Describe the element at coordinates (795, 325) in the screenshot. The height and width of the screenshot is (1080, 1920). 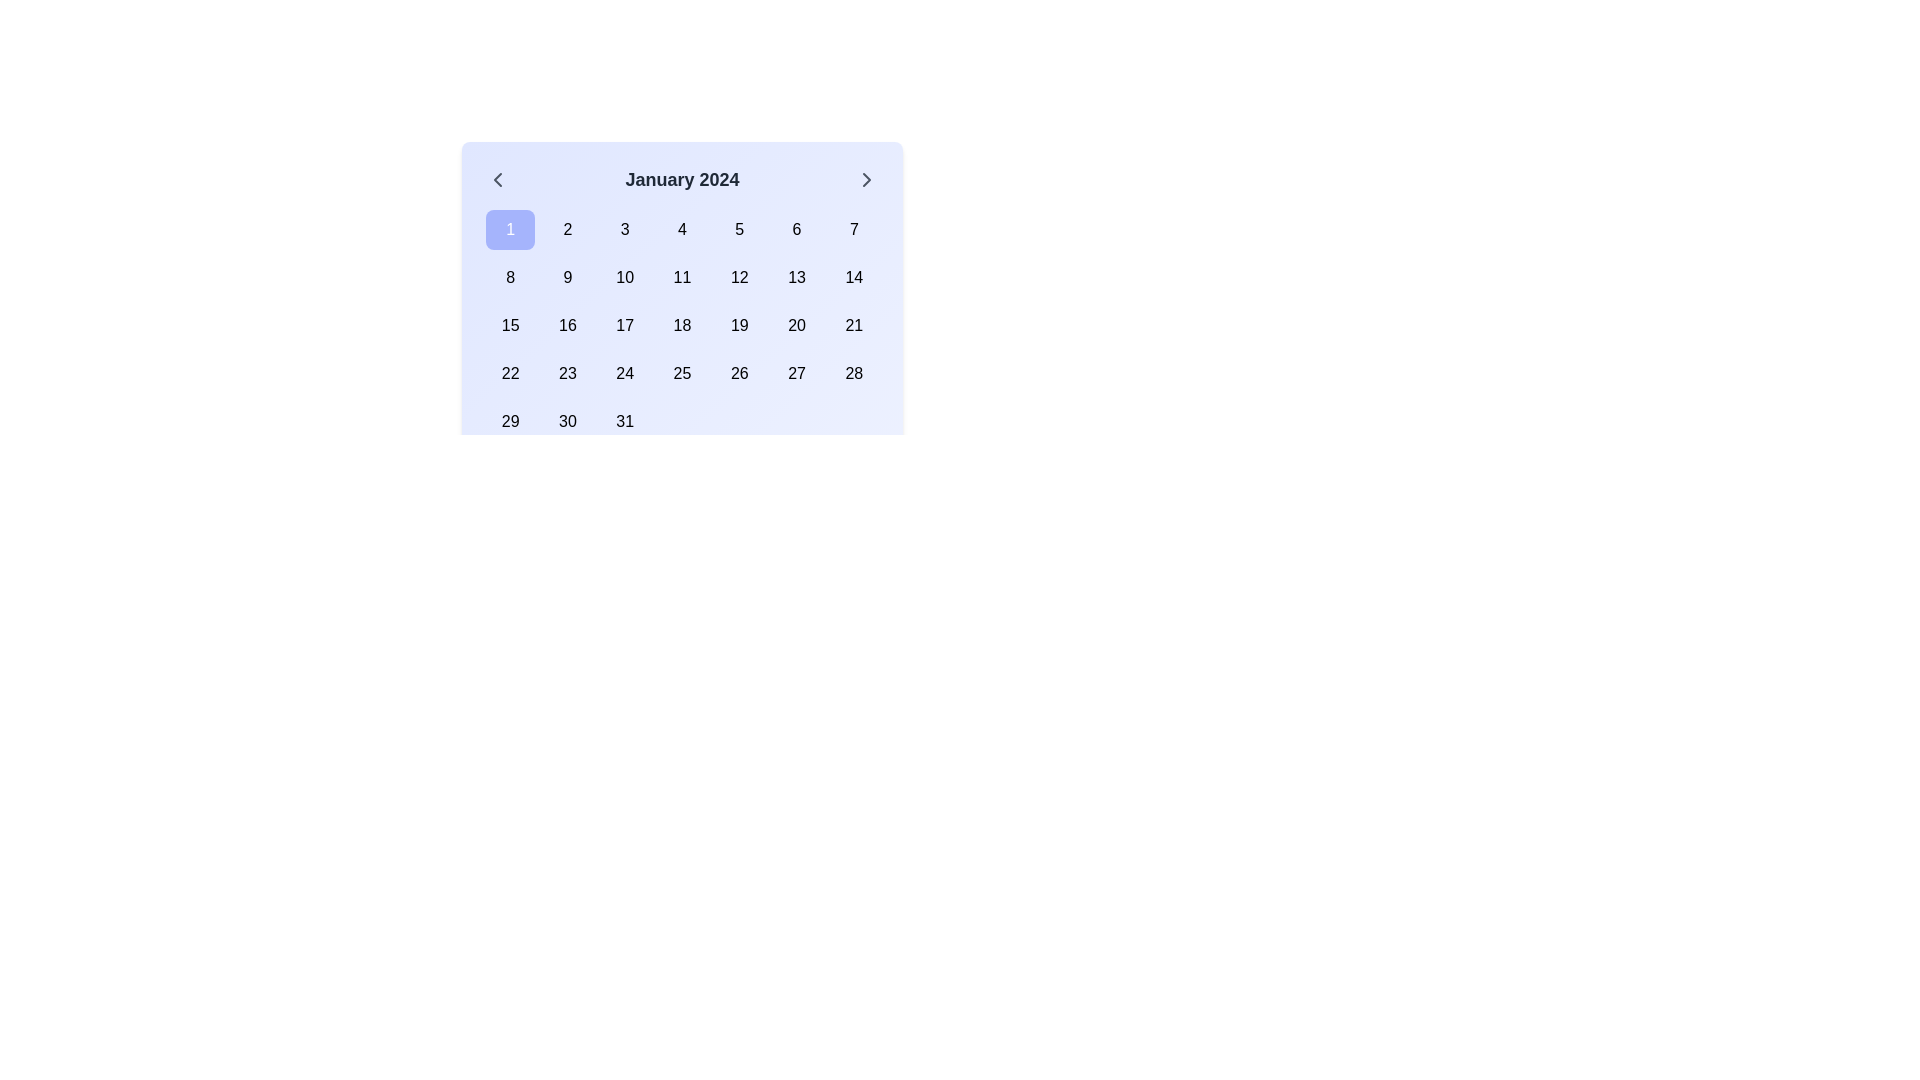
I see `the rectangular button displaying the number '20' in bold font, located in the fifth row and third column of the calendar view` at that location.